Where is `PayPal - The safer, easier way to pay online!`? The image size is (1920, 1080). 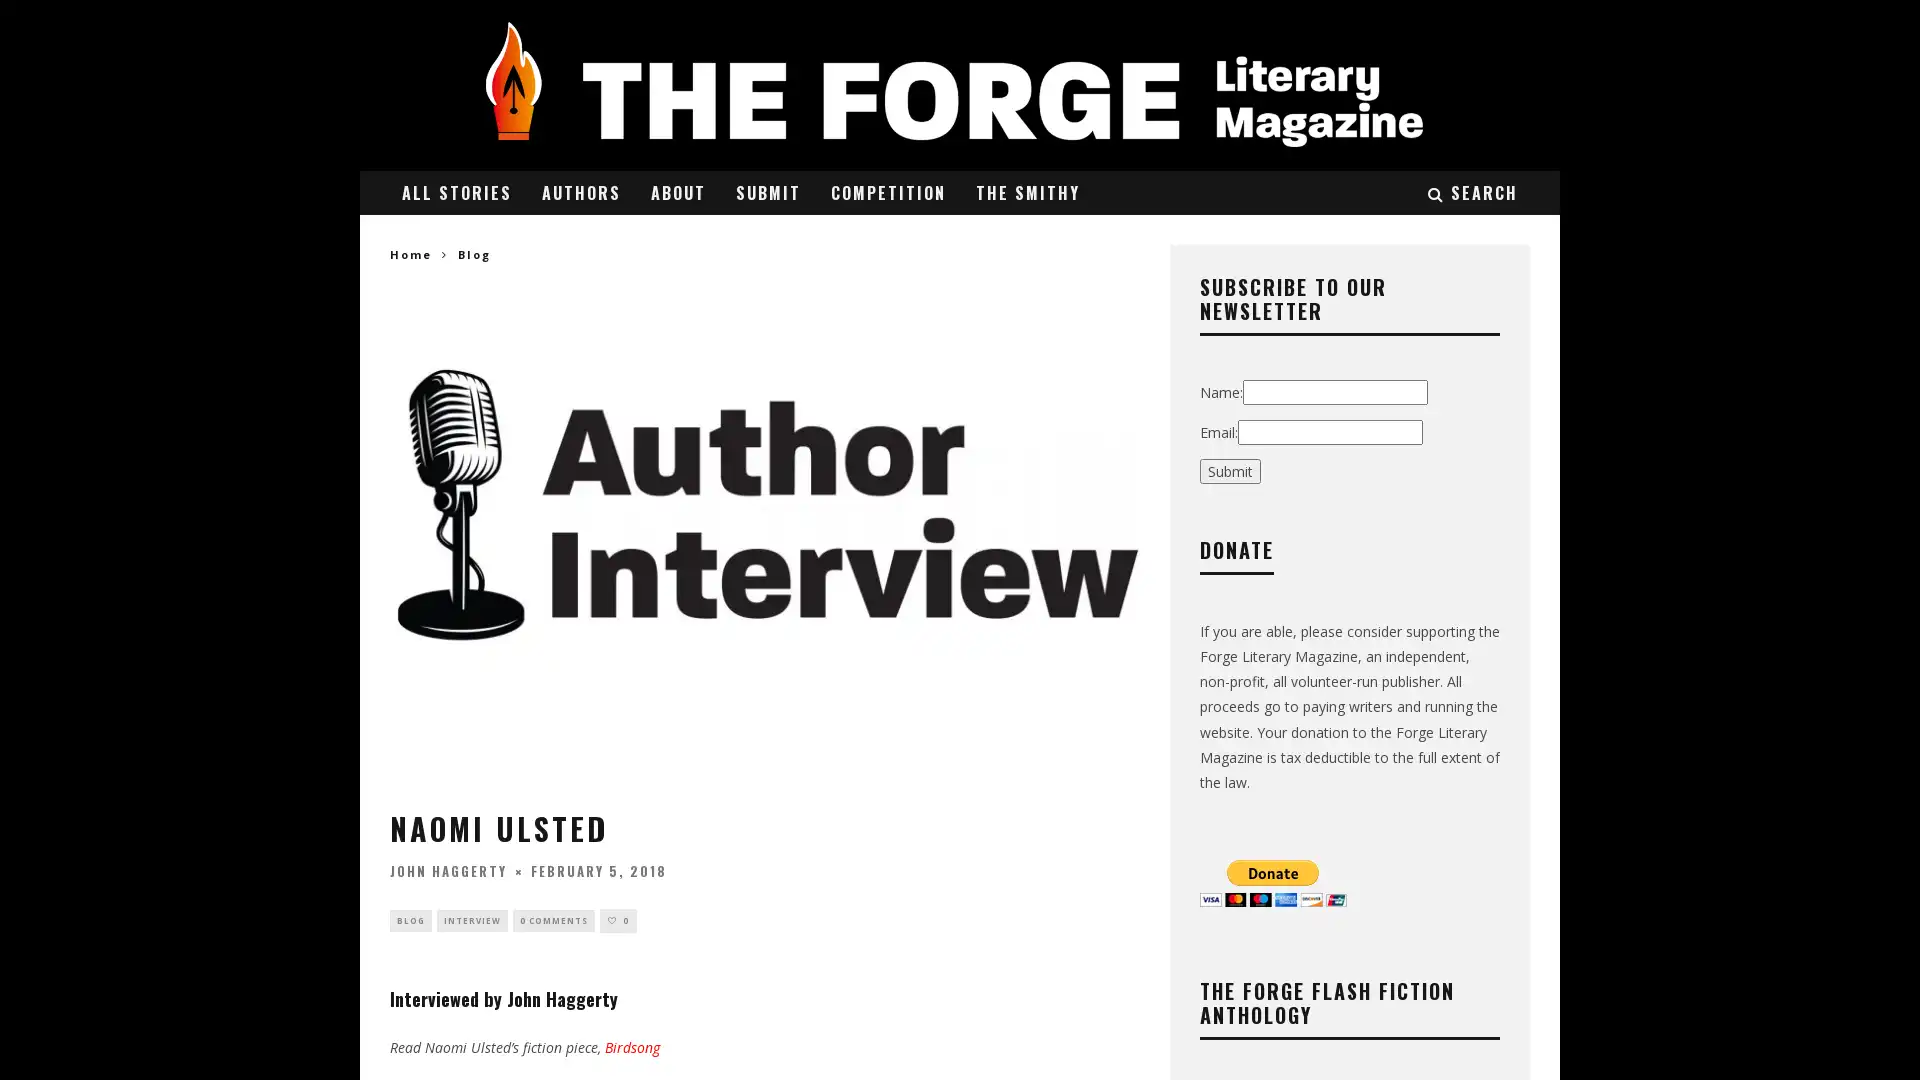 PayPal - The safer, easier way to pay online! is located at coordinates (1272, 881).